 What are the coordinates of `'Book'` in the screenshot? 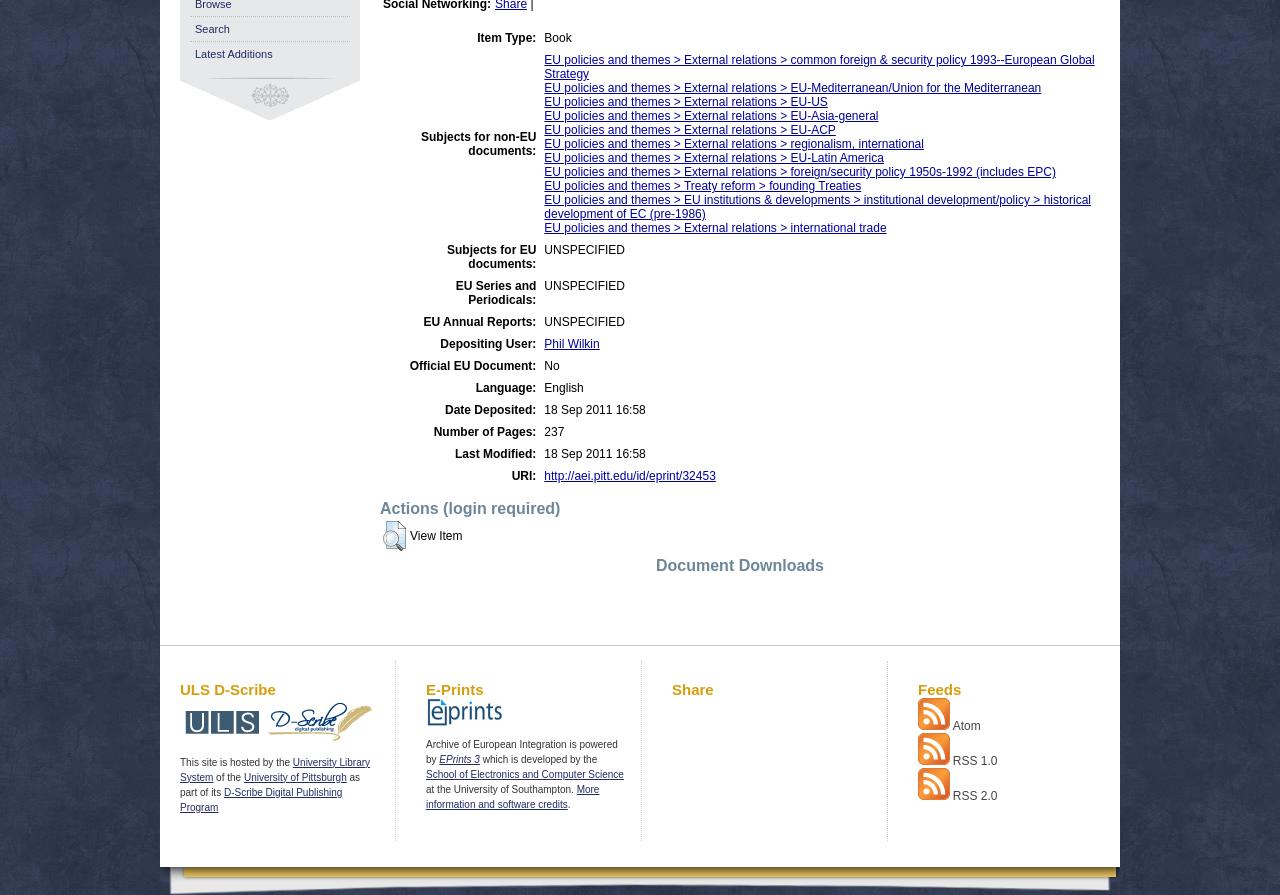 It's located at (557, 38).